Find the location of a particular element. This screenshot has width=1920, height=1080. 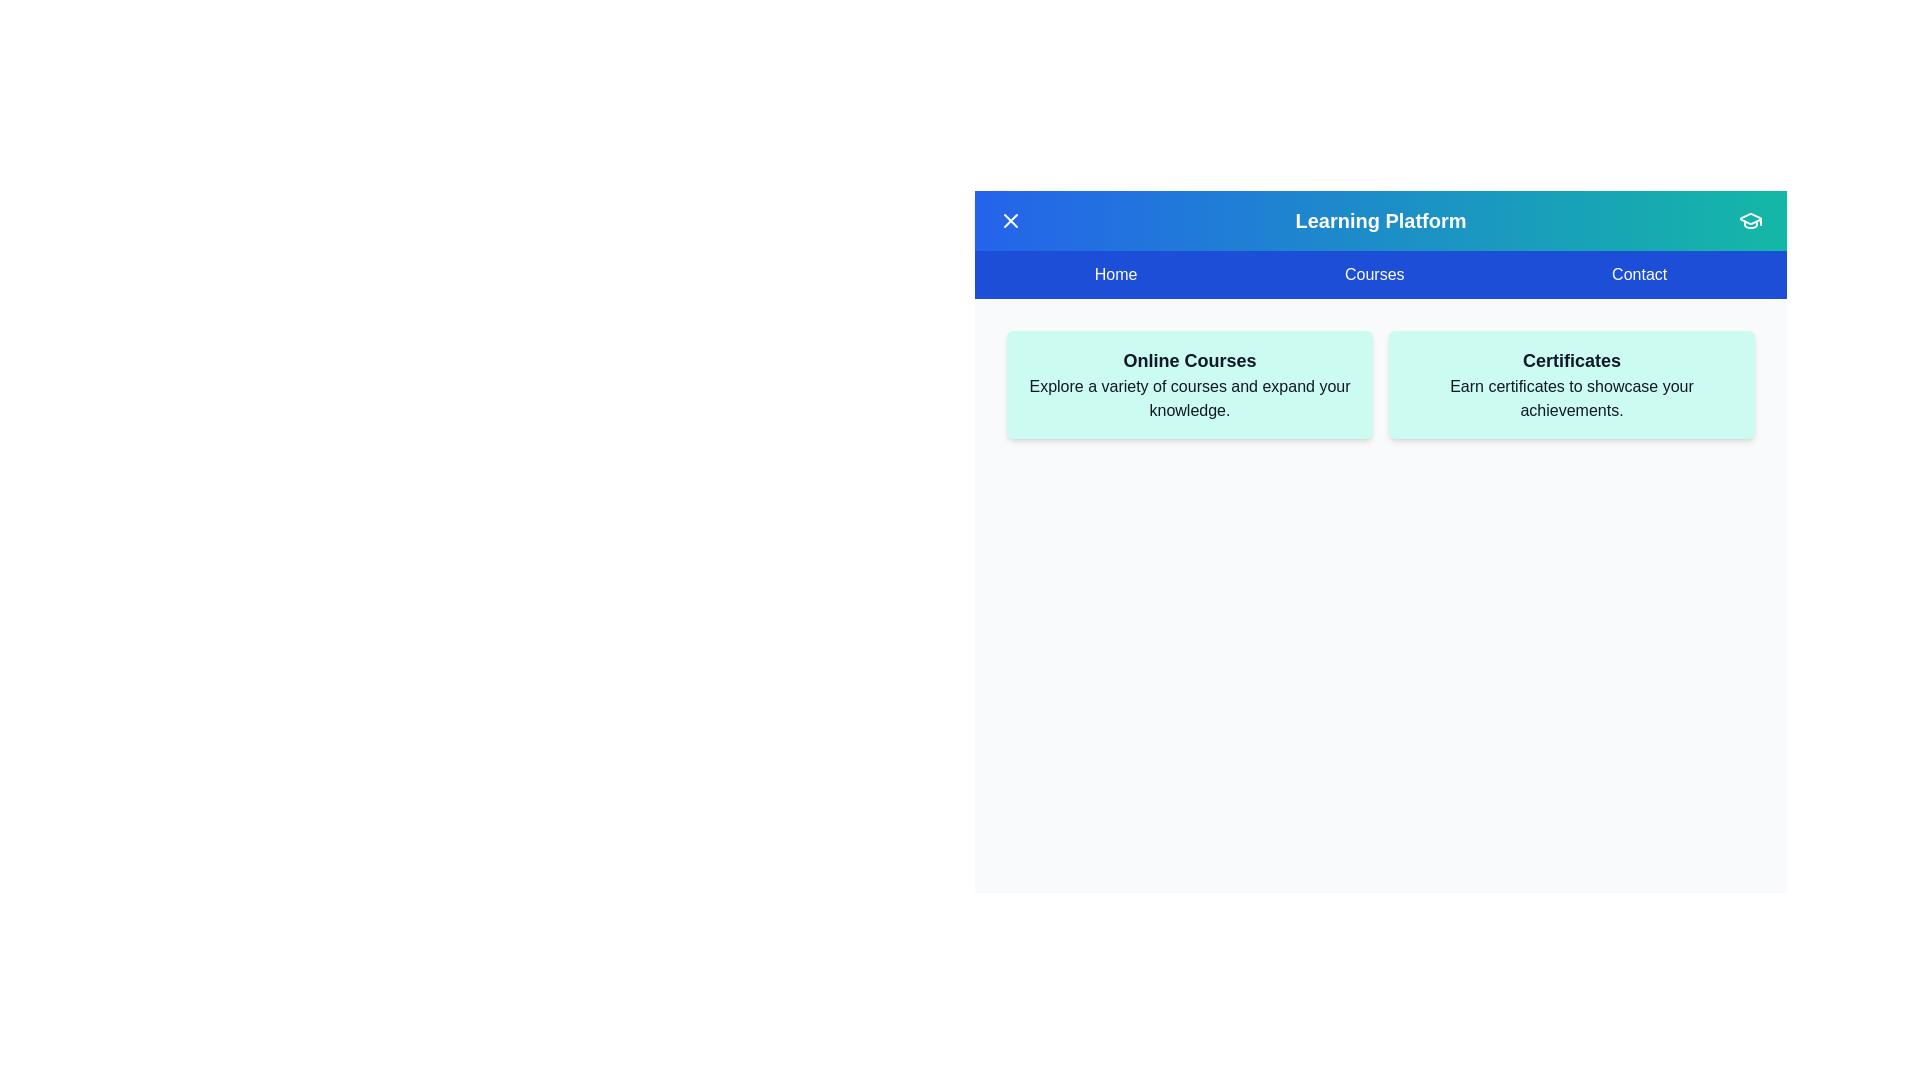

the 'Courses' menu item to navigate to the 'Courses' section is located at coordinates (1372, 274).